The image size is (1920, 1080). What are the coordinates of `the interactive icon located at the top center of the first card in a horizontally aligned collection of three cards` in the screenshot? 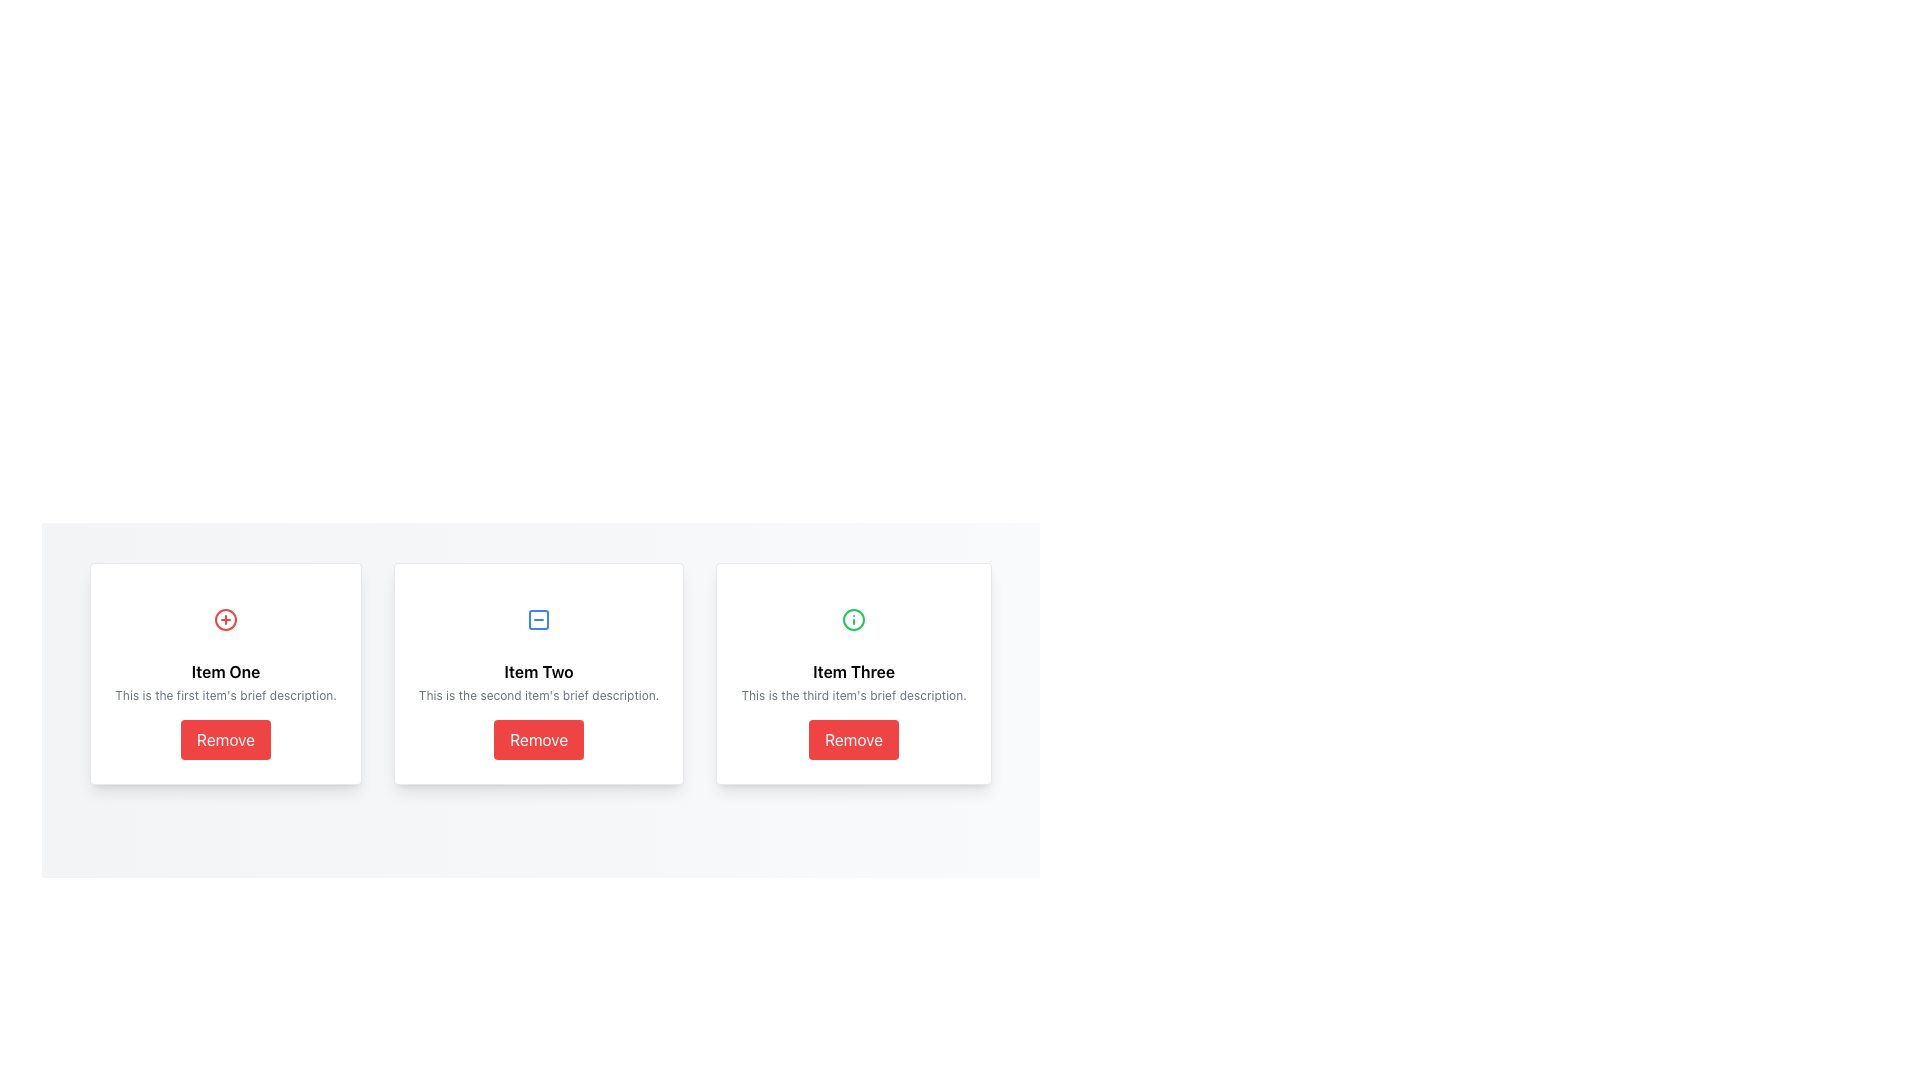 It's located at (225, 619).